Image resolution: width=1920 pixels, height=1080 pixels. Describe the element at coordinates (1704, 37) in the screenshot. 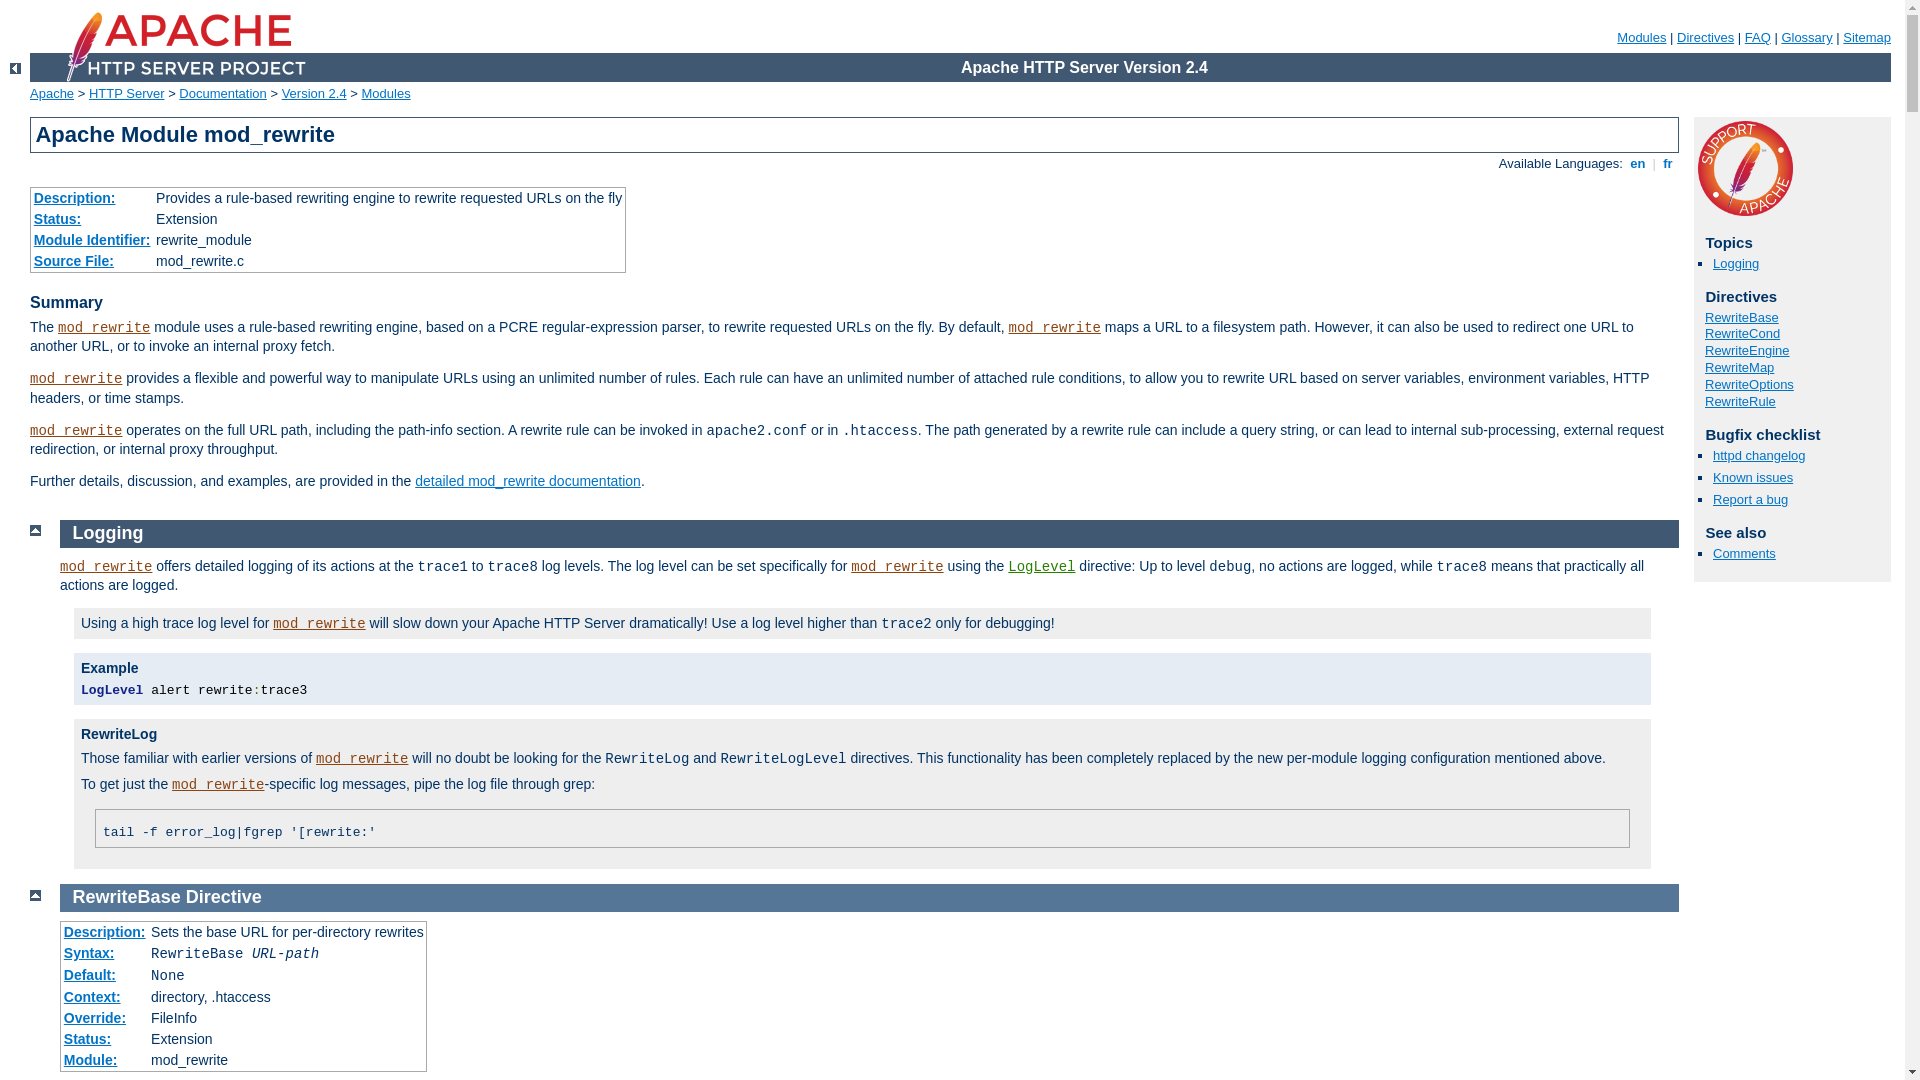

I see `'Directives'` at that location.